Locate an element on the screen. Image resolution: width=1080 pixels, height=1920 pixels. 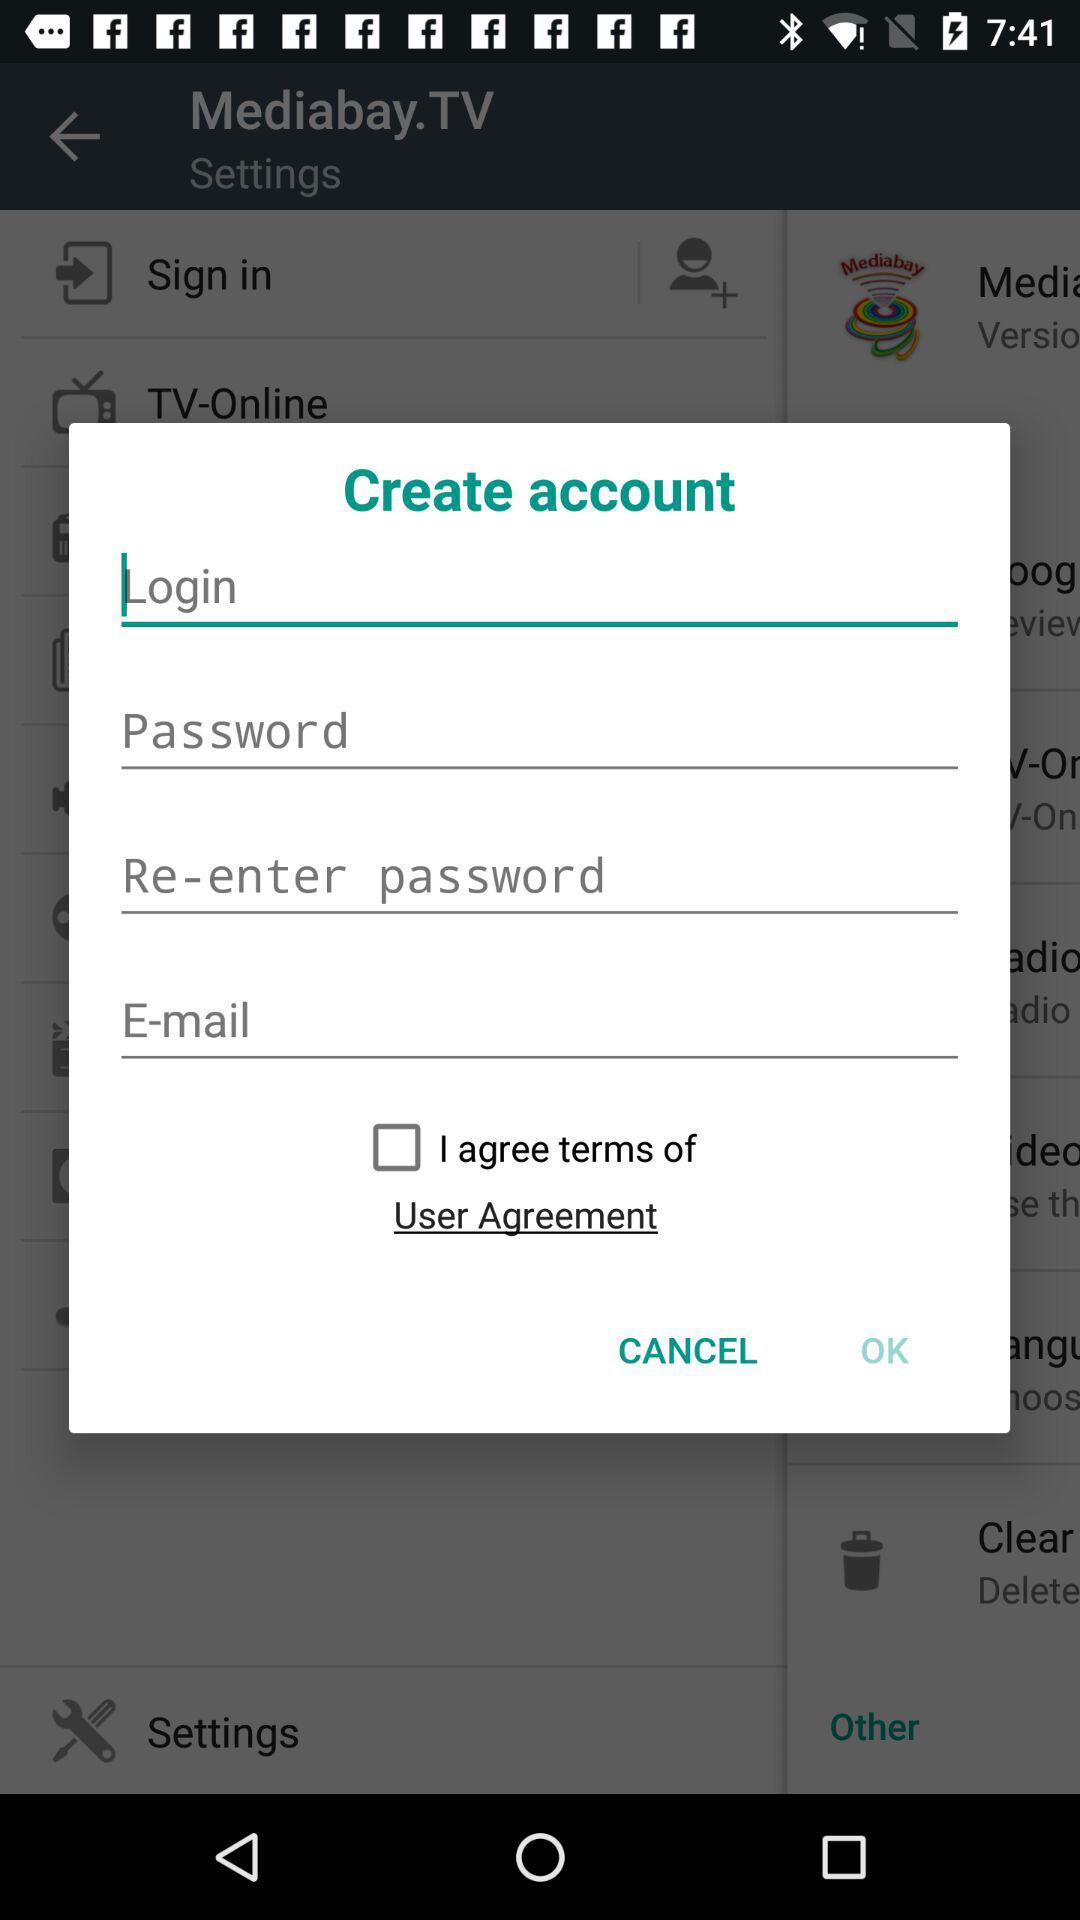
the icon above user agreement is located at coordinates (524, 1147).